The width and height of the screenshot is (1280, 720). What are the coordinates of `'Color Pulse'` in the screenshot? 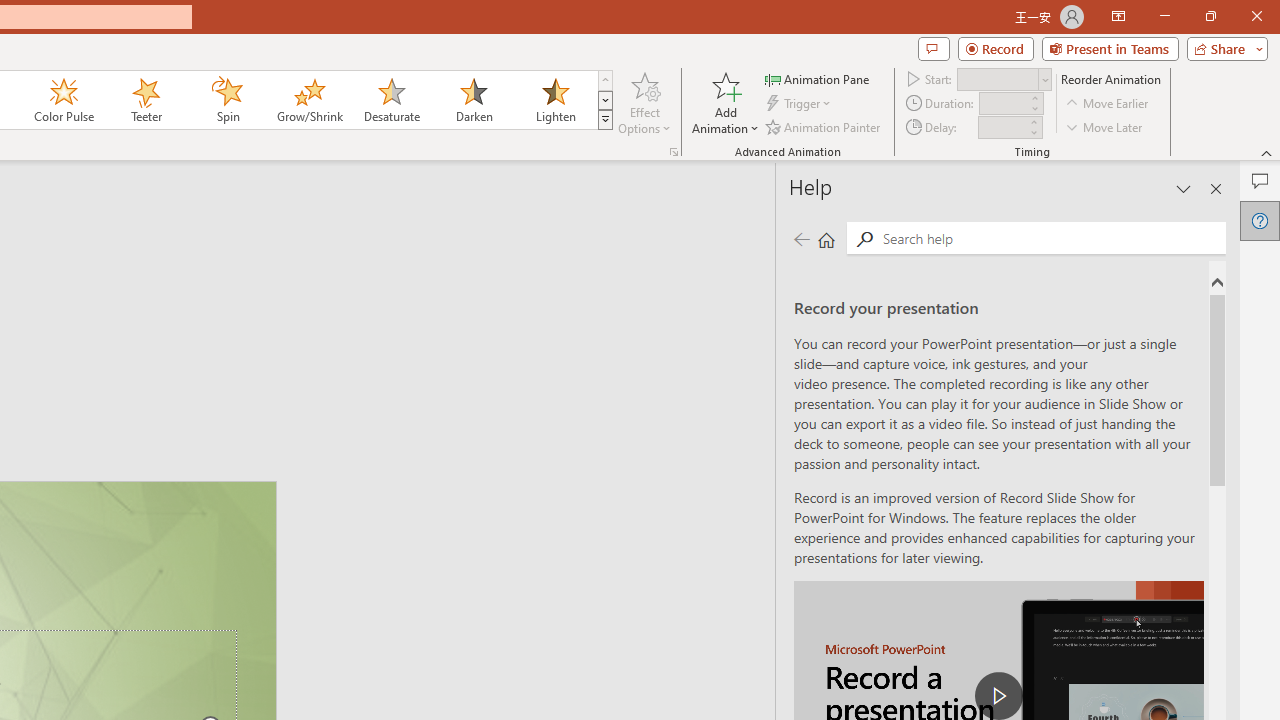 It's located at (64, 100).